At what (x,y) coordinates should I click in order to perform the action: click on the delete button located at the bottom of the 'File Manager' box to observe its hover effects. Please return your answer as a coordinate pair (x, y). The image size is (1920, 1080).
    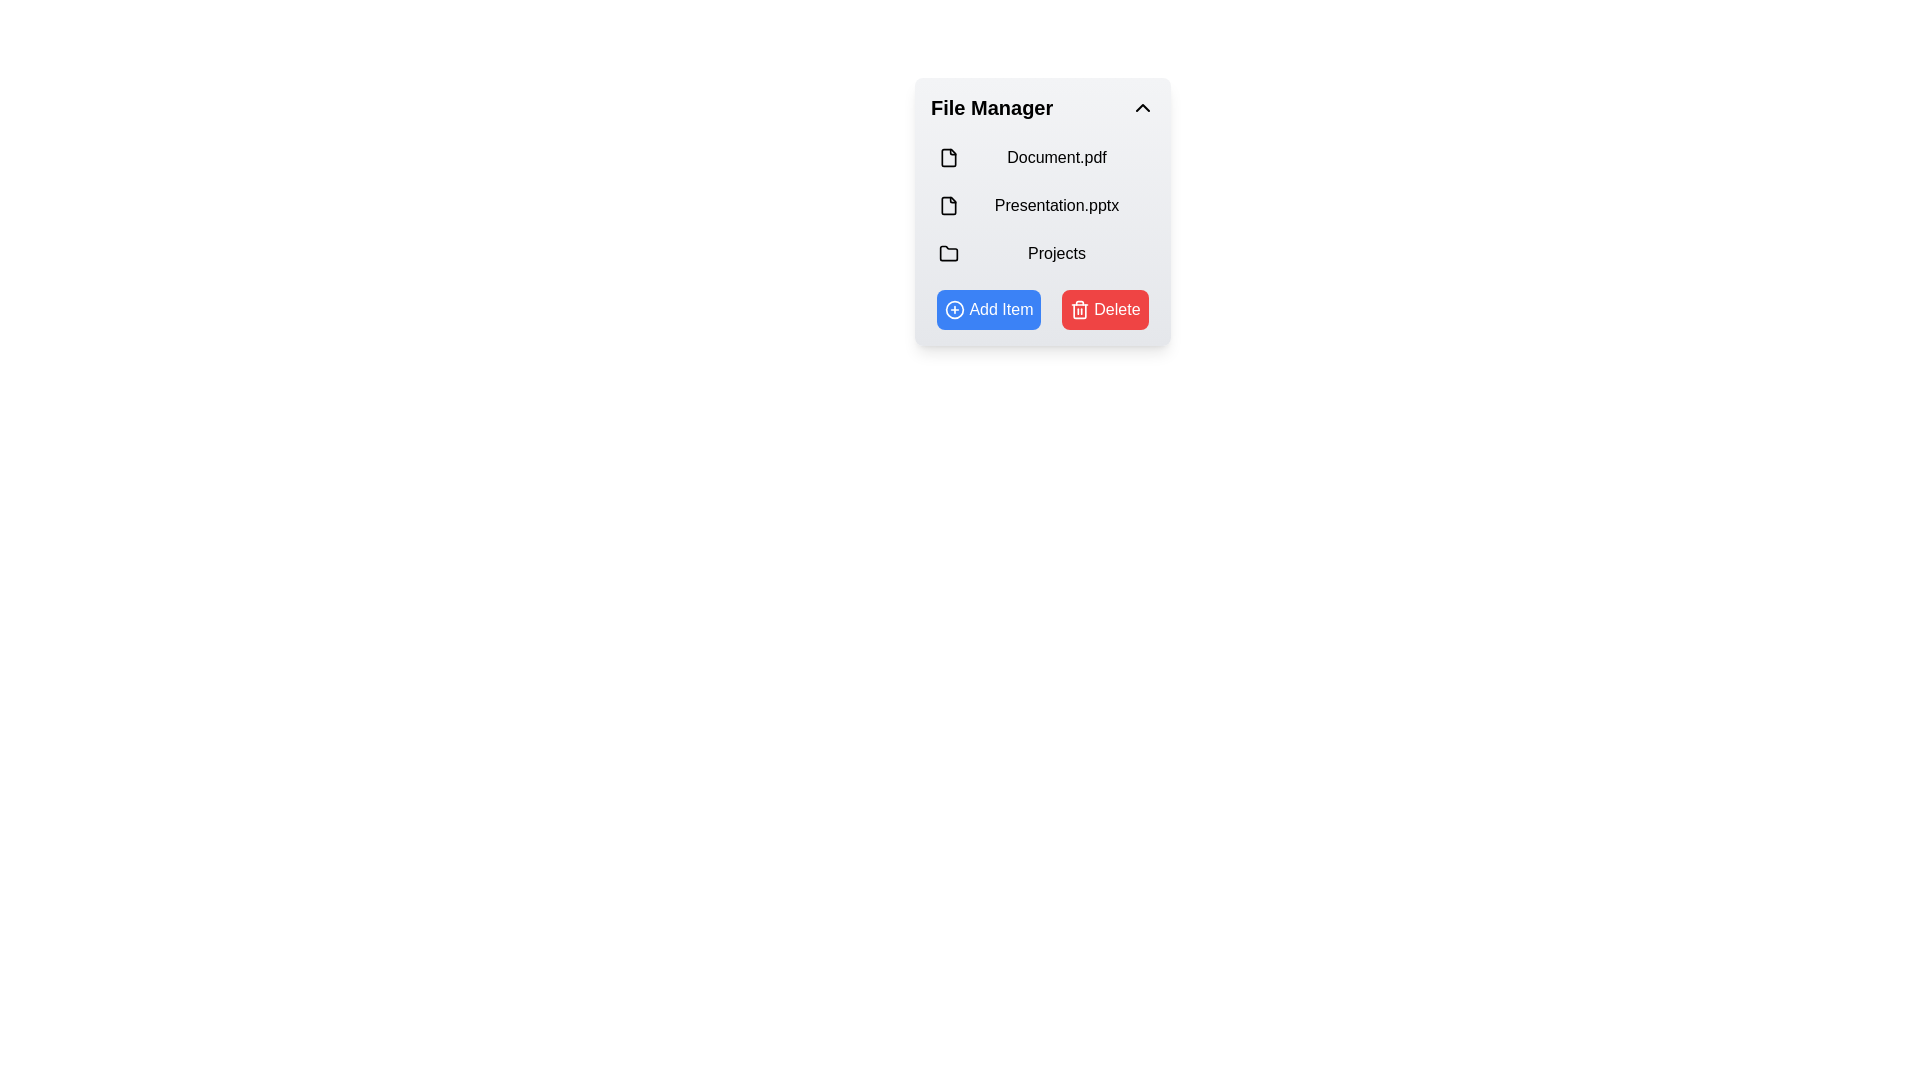
    Looking at the image, I should click on (1104, 309).